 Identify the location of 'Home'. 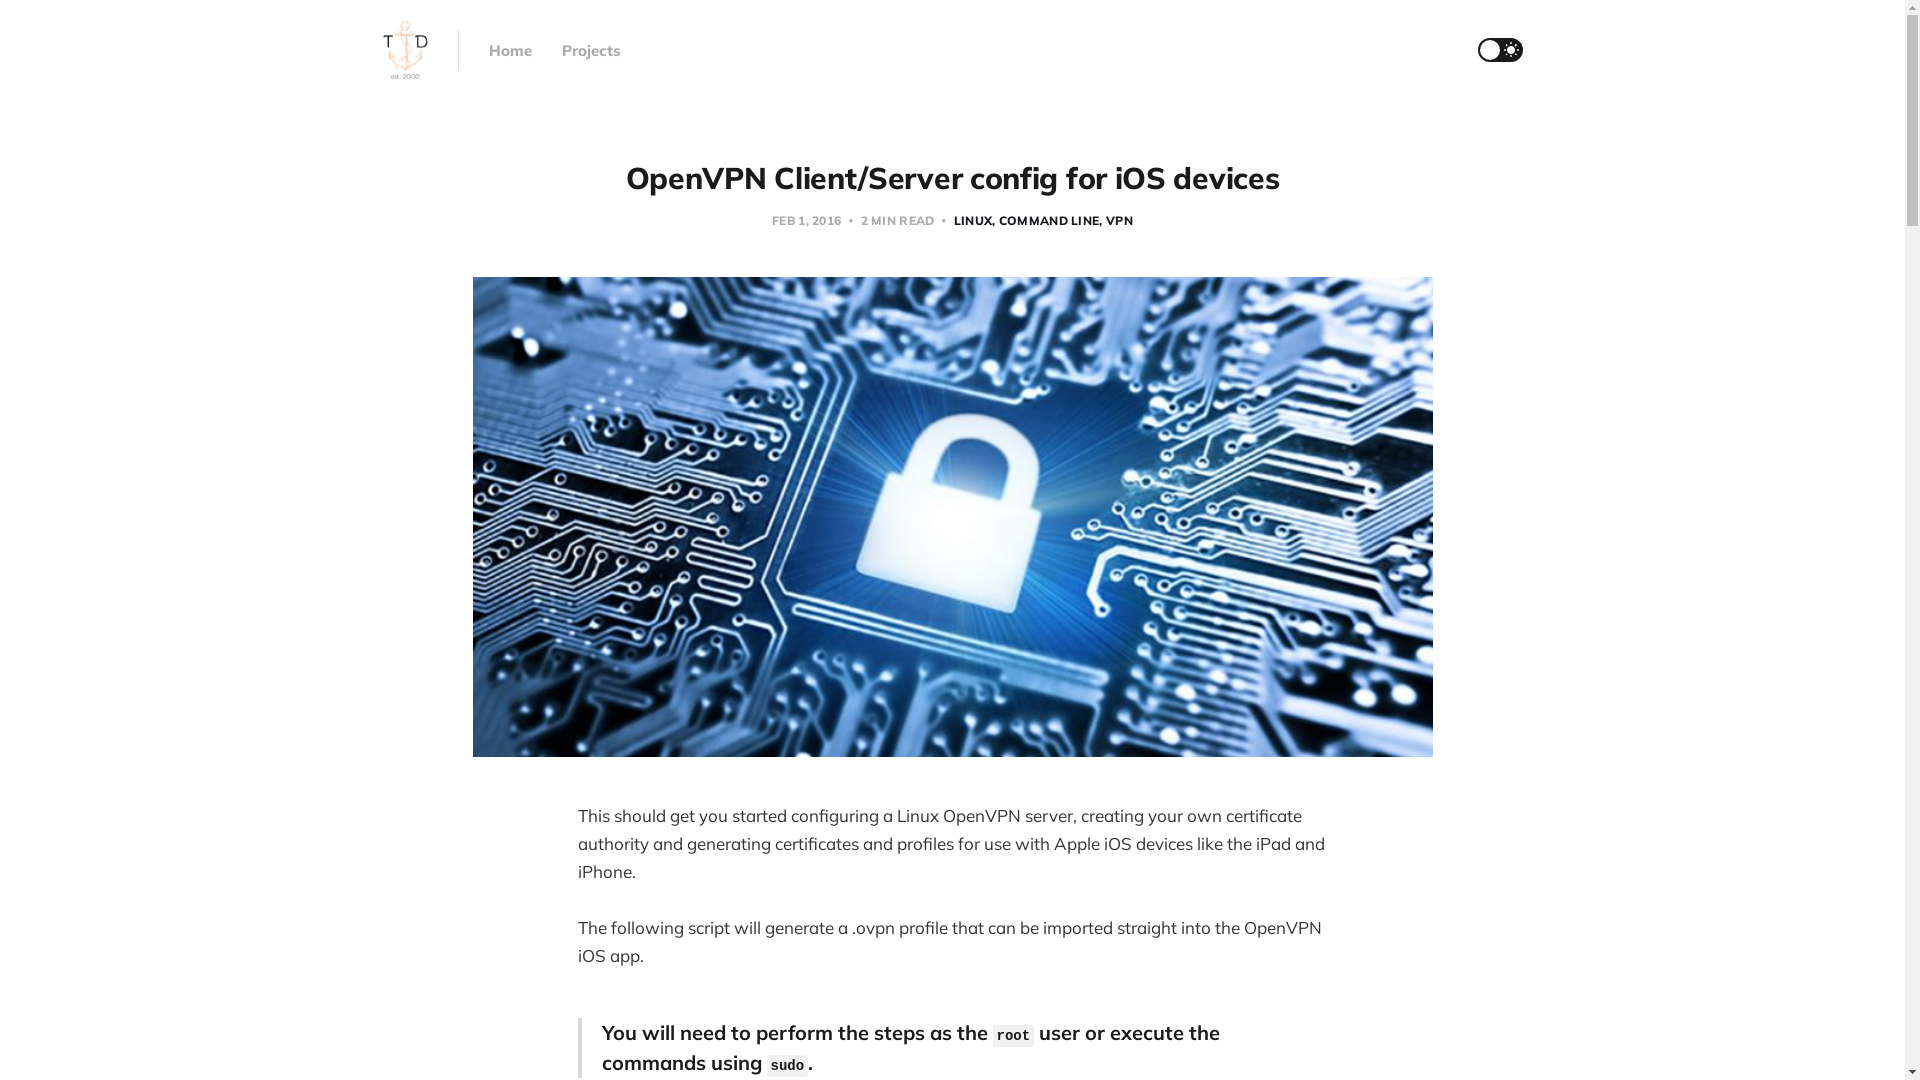
(510, 48).